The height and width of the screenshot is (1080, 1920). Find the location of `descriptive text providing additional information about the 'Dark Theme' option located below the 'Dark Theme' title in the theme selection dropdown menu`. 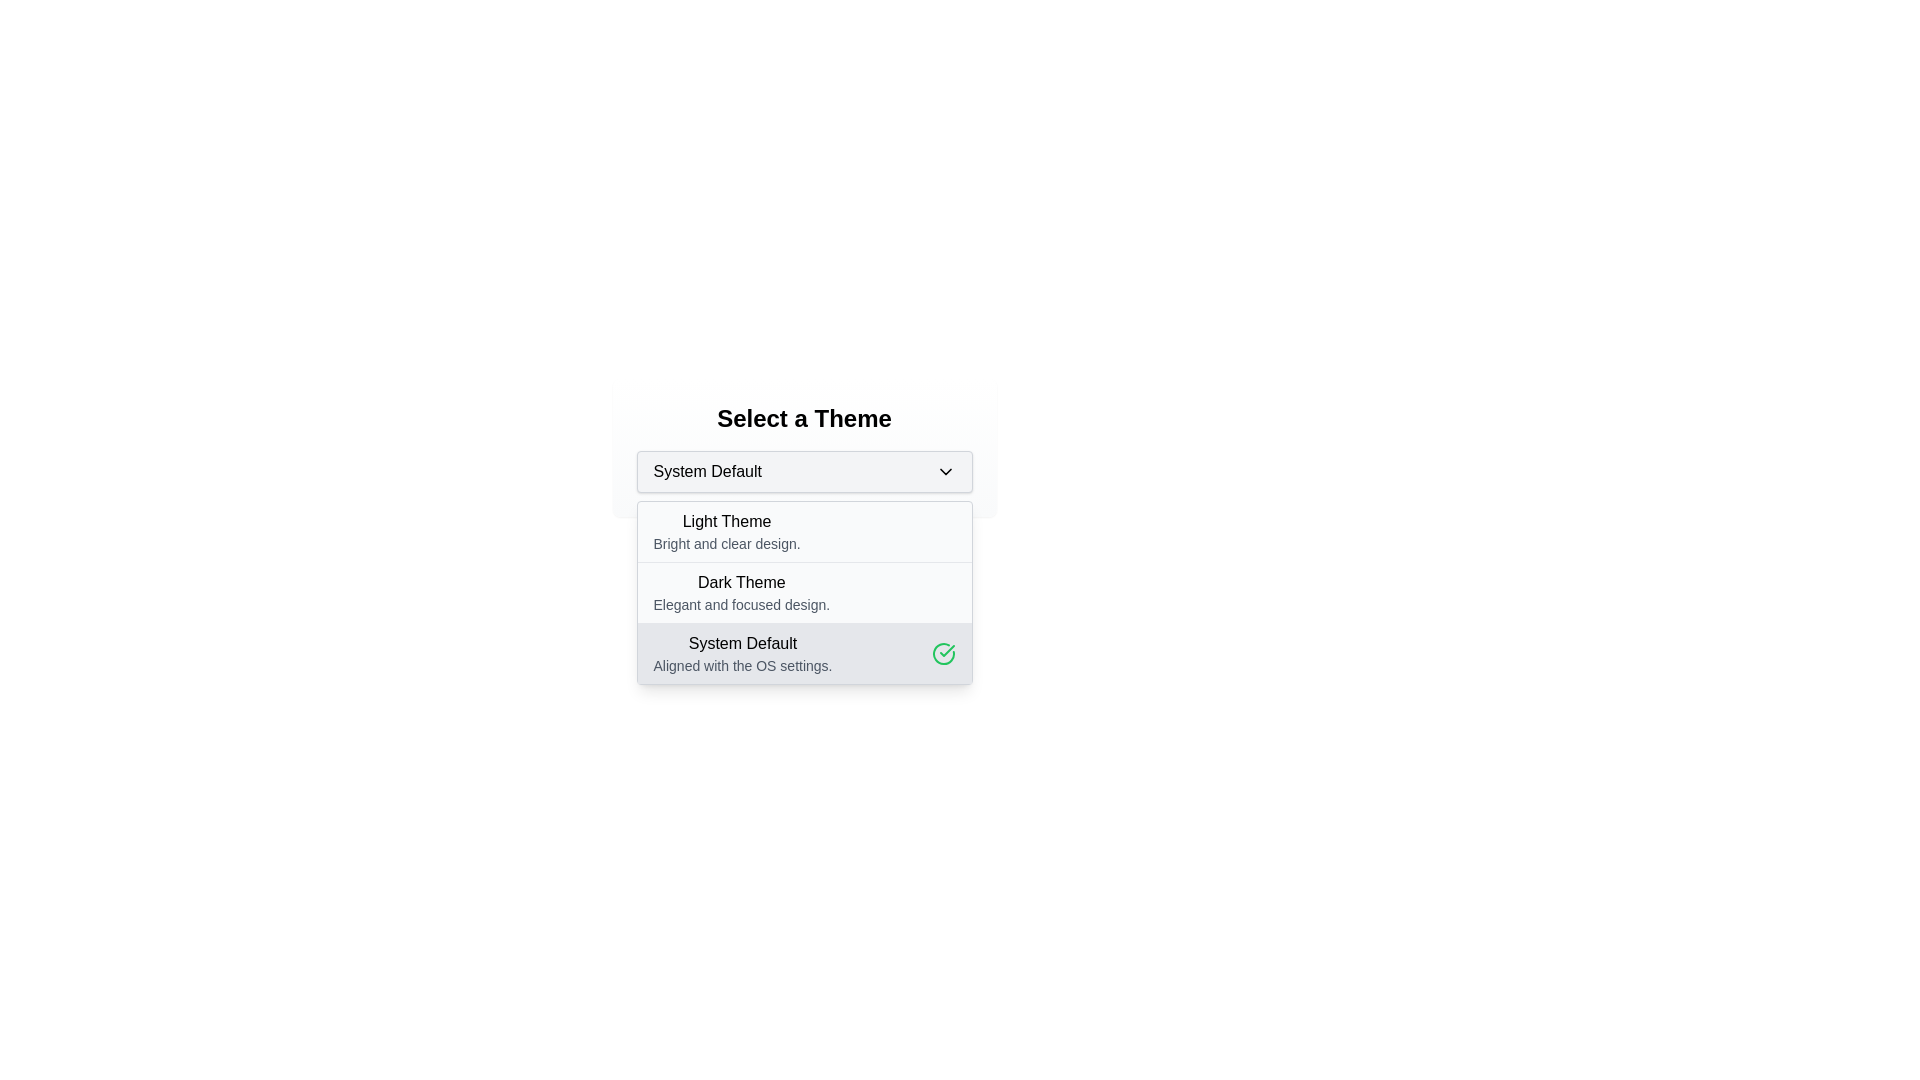

descriptive text providing additional information about the 'Dark Theme' option located below the 'Dark Theme' title in the theme selection dropdown menu is located at coordinates (740, 604).